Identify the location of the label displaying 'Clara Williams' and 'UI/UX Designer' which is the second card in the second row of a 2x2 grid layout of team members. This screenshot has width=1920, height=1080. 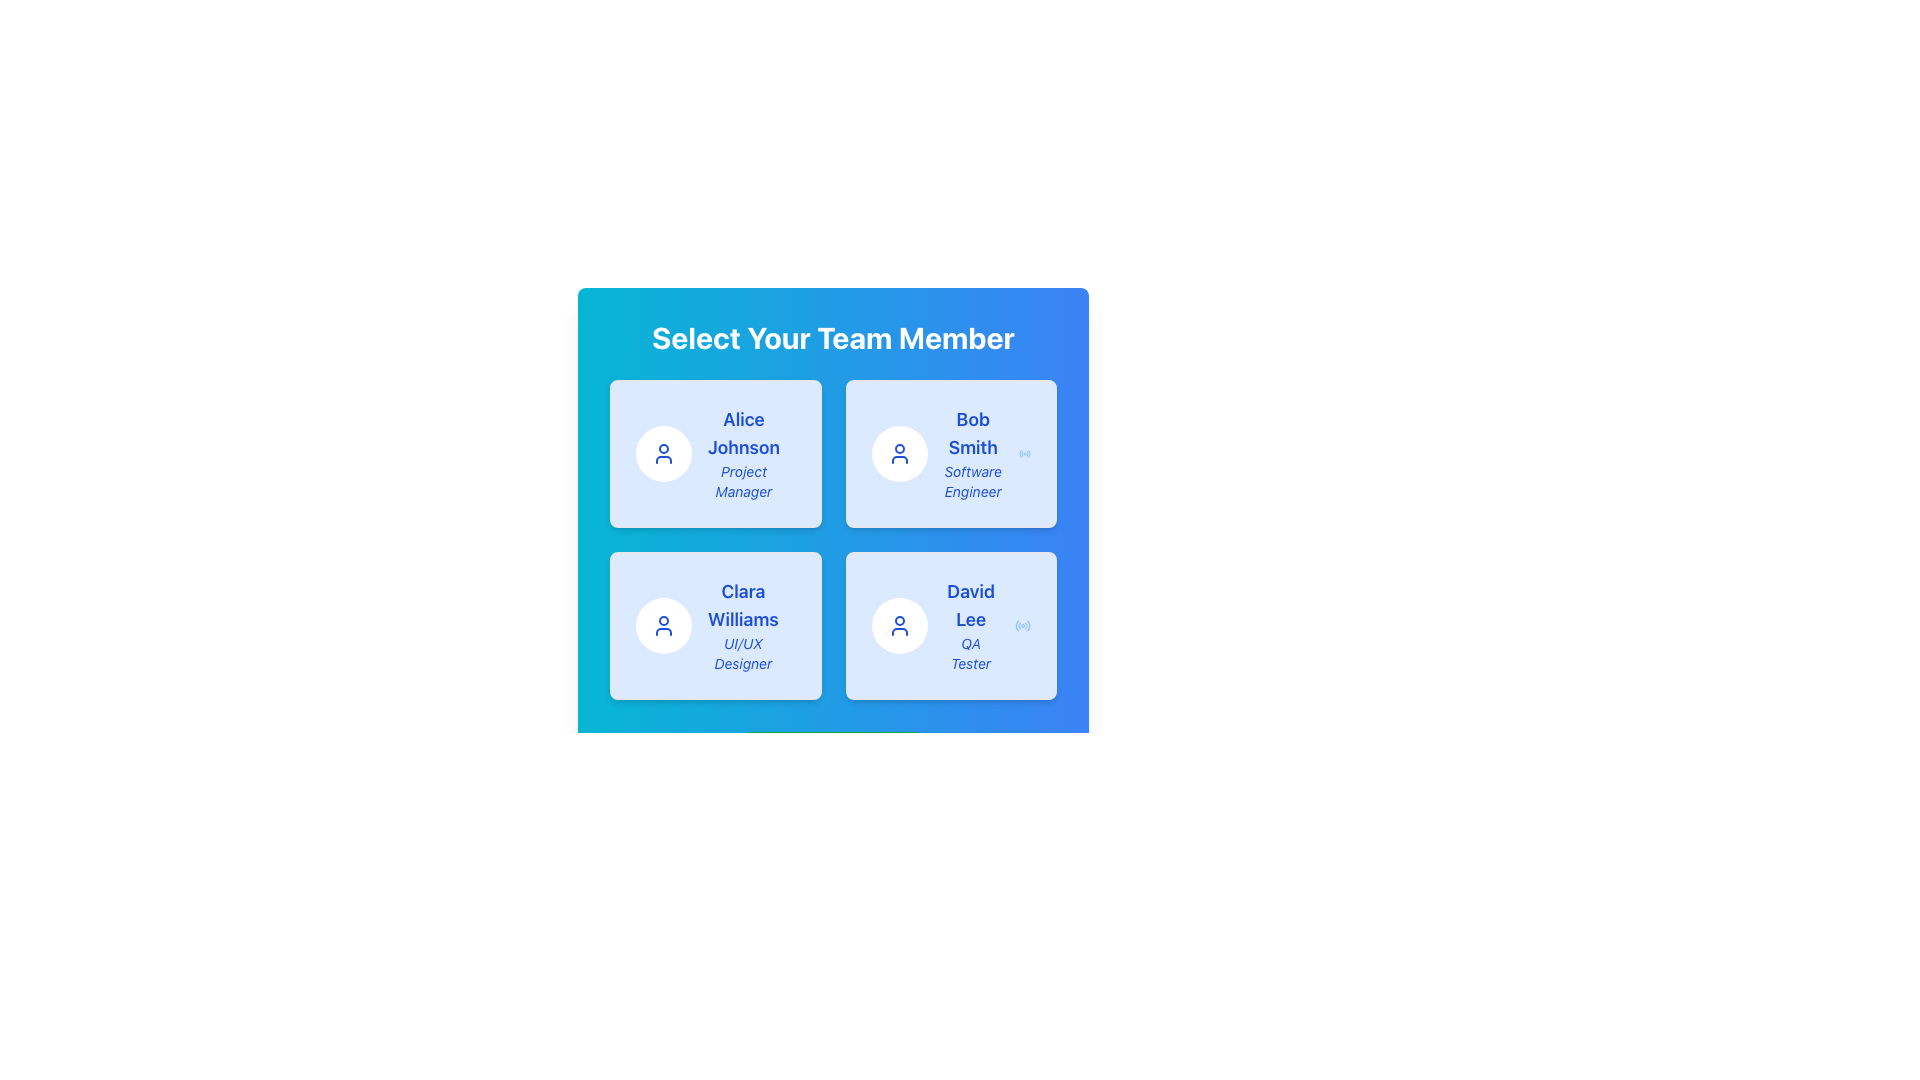
(742, 624).